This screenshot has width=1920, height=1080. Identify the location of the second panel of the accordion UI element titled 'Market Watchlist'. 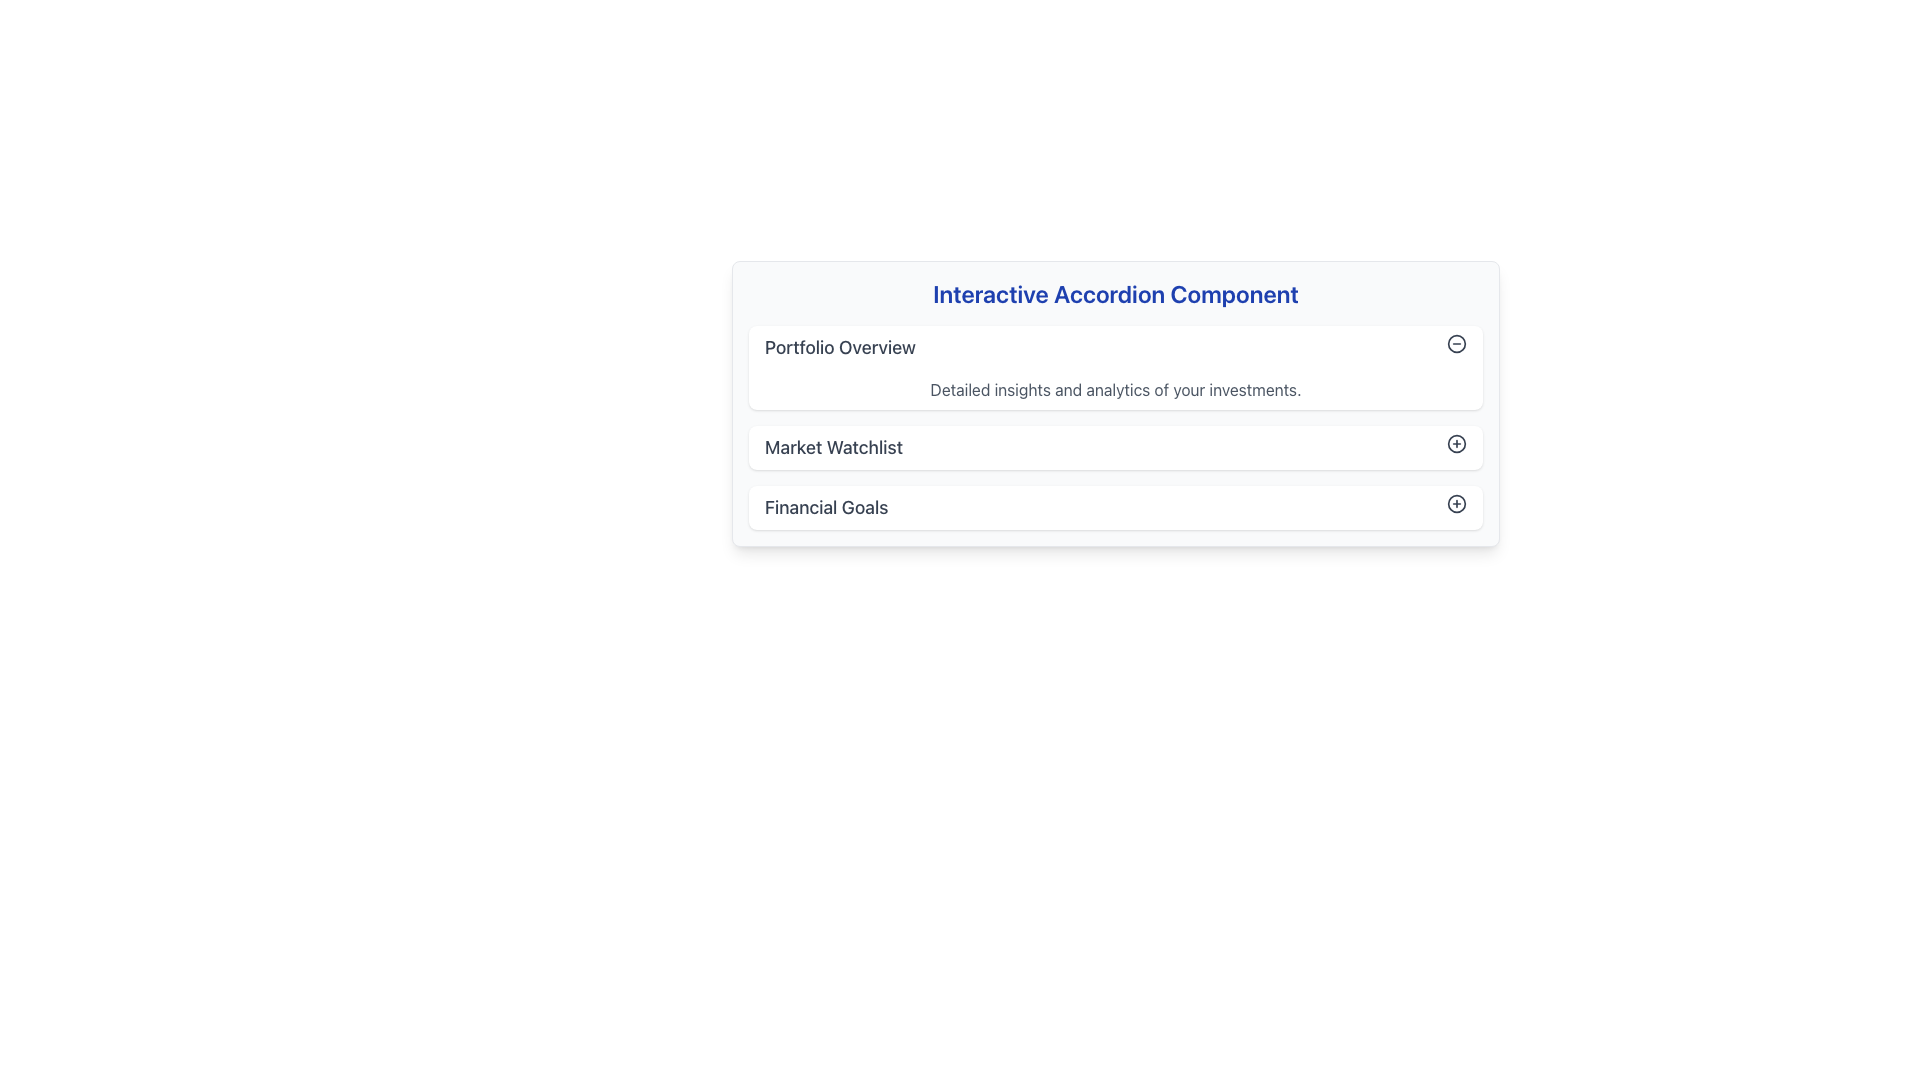
(1115, 427).